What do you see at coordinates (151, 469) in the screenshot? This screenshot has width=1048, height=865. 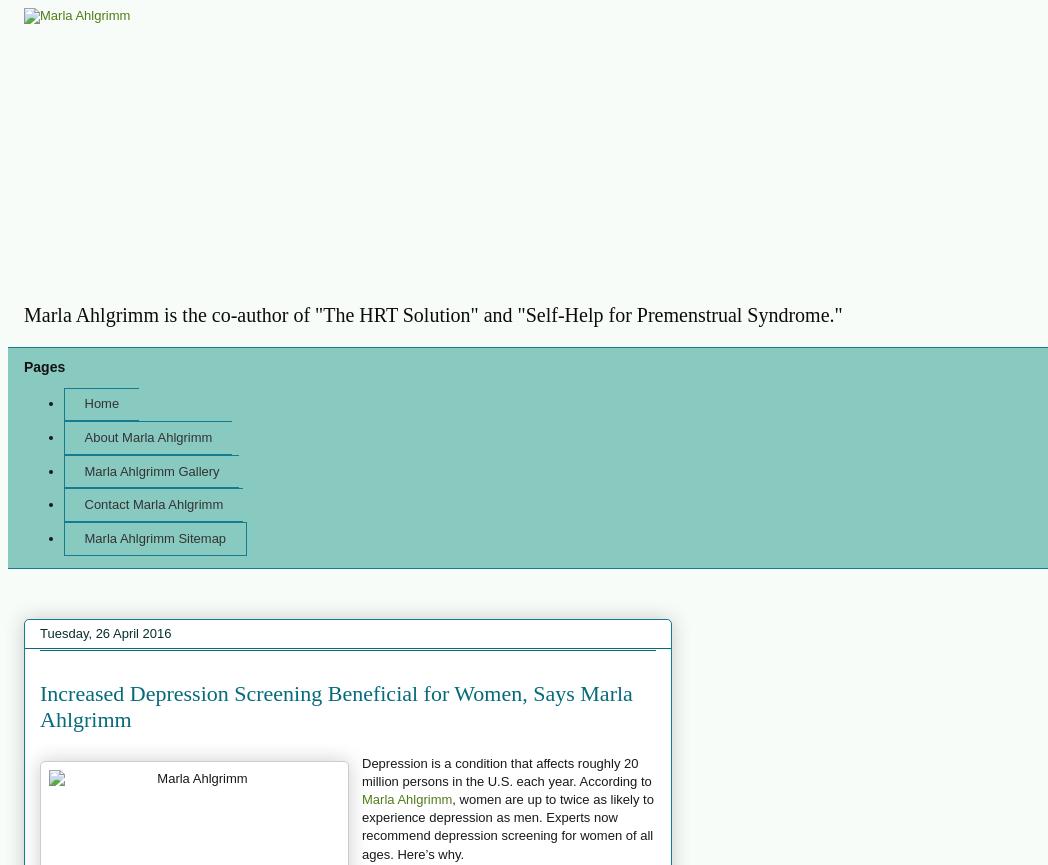 I see `'Marla Ahlgrimm Gallery'` at bounding box center [151, 469].